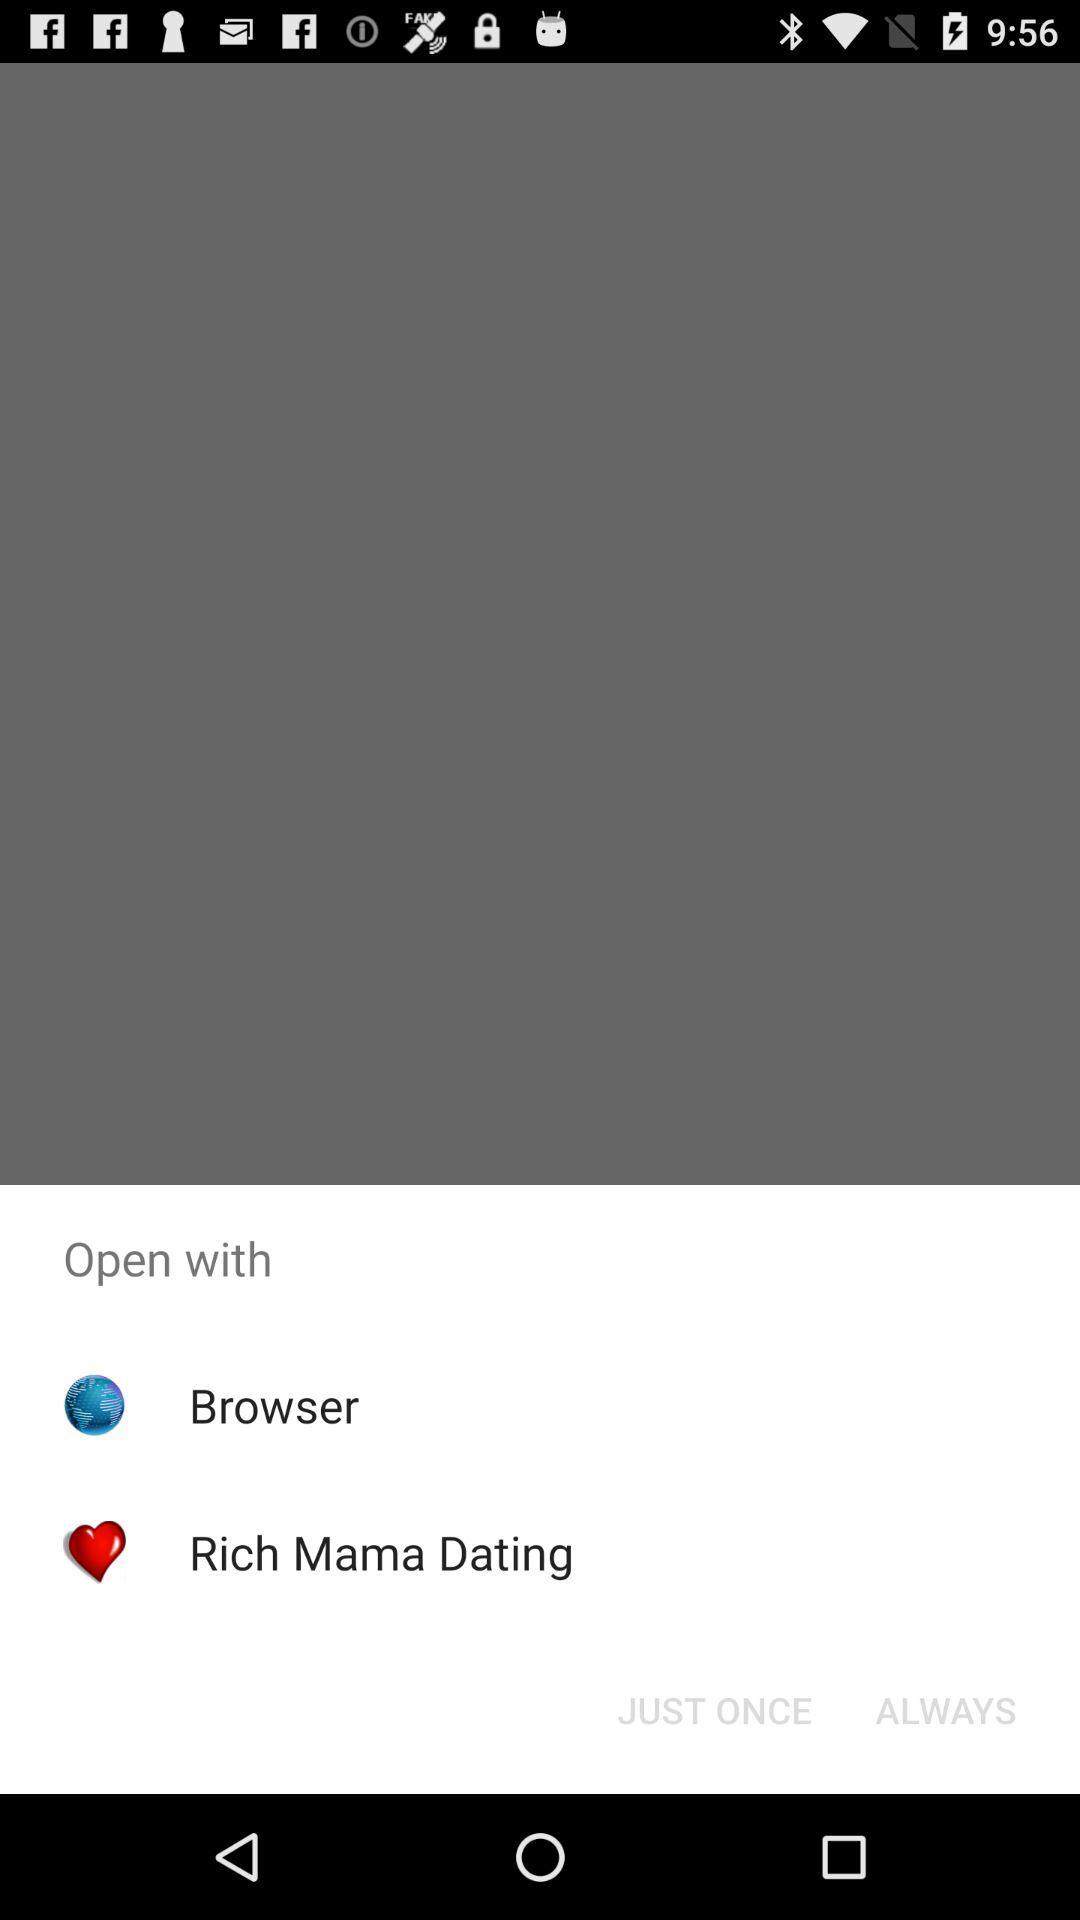 Image resolution: width=1080 pixels, height=1920 pixels. Describe the element at coordinates (274, 1404) in the screenshot. I see `the icon above the rich mama dating app` at that location.